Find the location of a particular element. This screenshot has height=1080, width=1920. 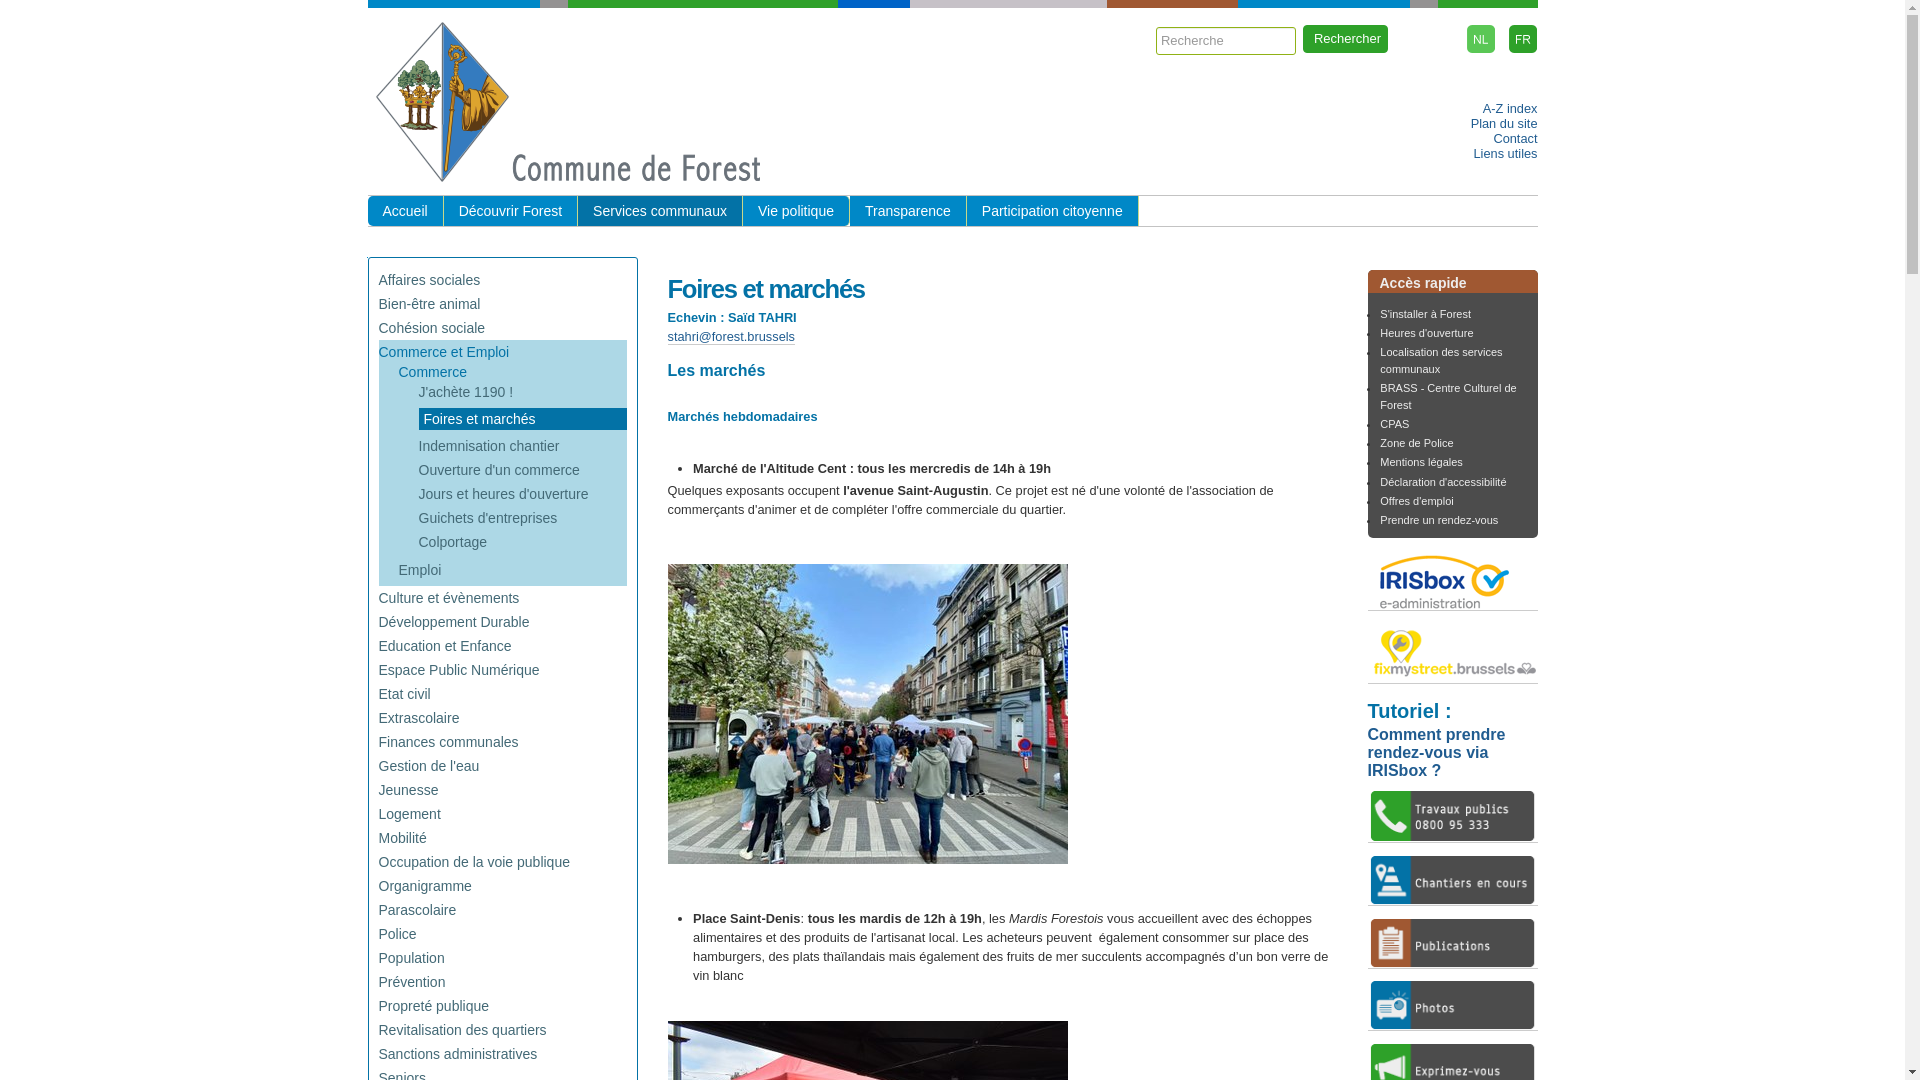

'Contact' is located at coordinates (1515, 137).